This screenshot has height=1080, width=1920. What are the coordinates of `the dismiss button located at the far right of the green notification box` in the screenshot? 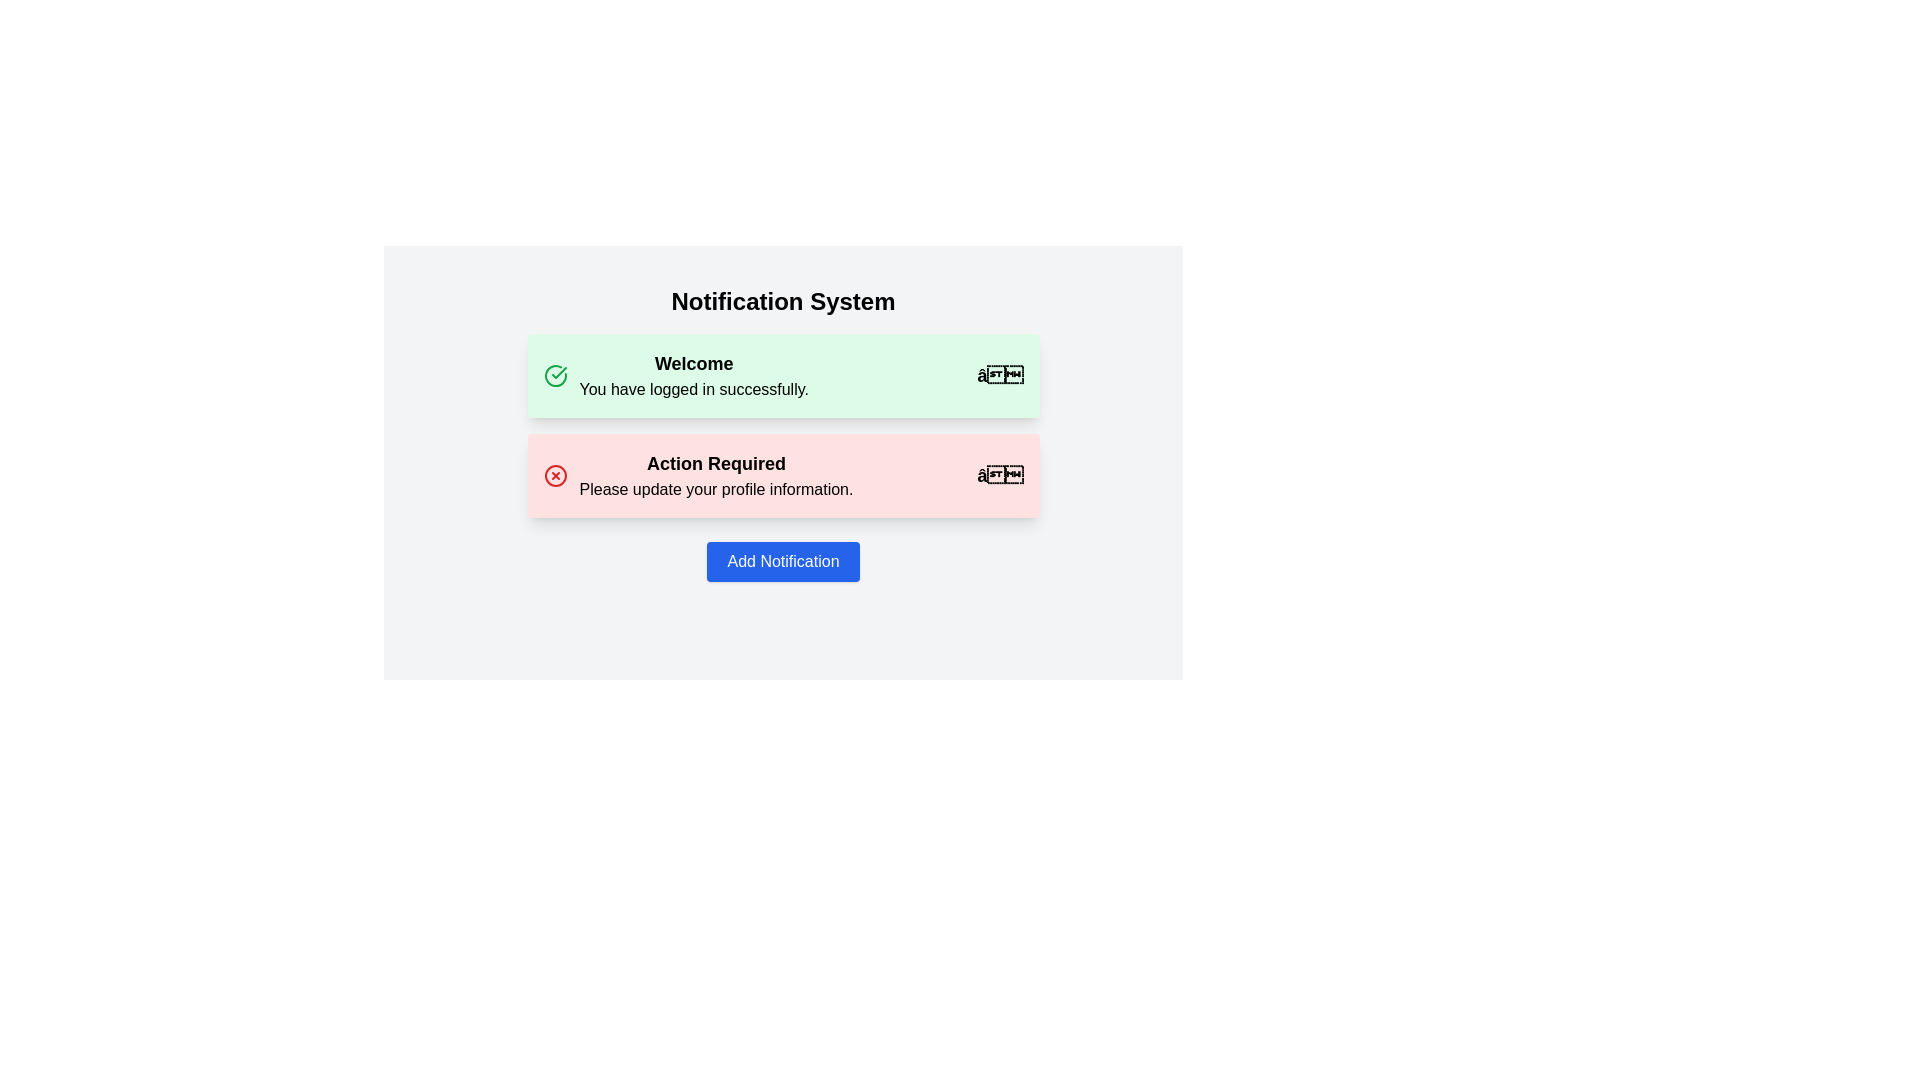 It's located at (1000, 375).